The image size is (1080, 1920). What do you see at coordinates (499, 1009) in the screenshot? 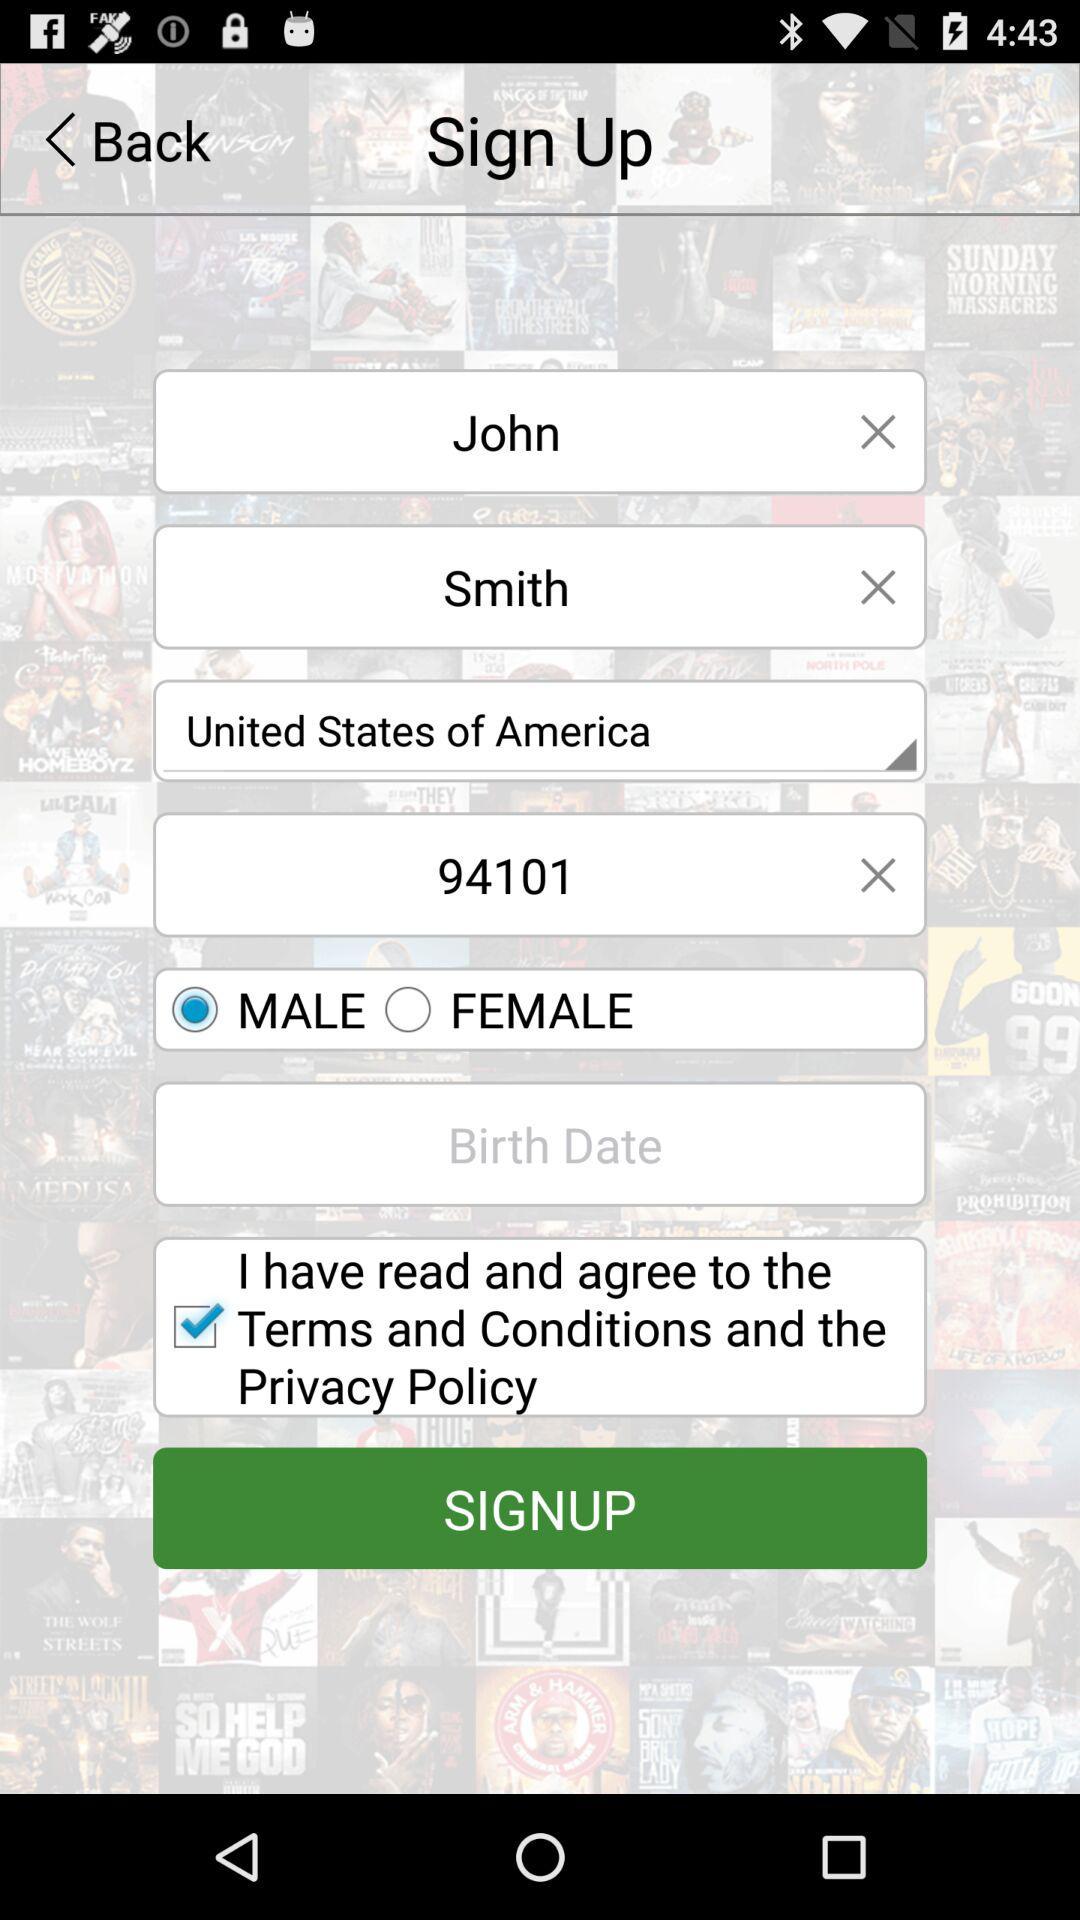
I see `the second gender option` at bounding box center [499, 1009].